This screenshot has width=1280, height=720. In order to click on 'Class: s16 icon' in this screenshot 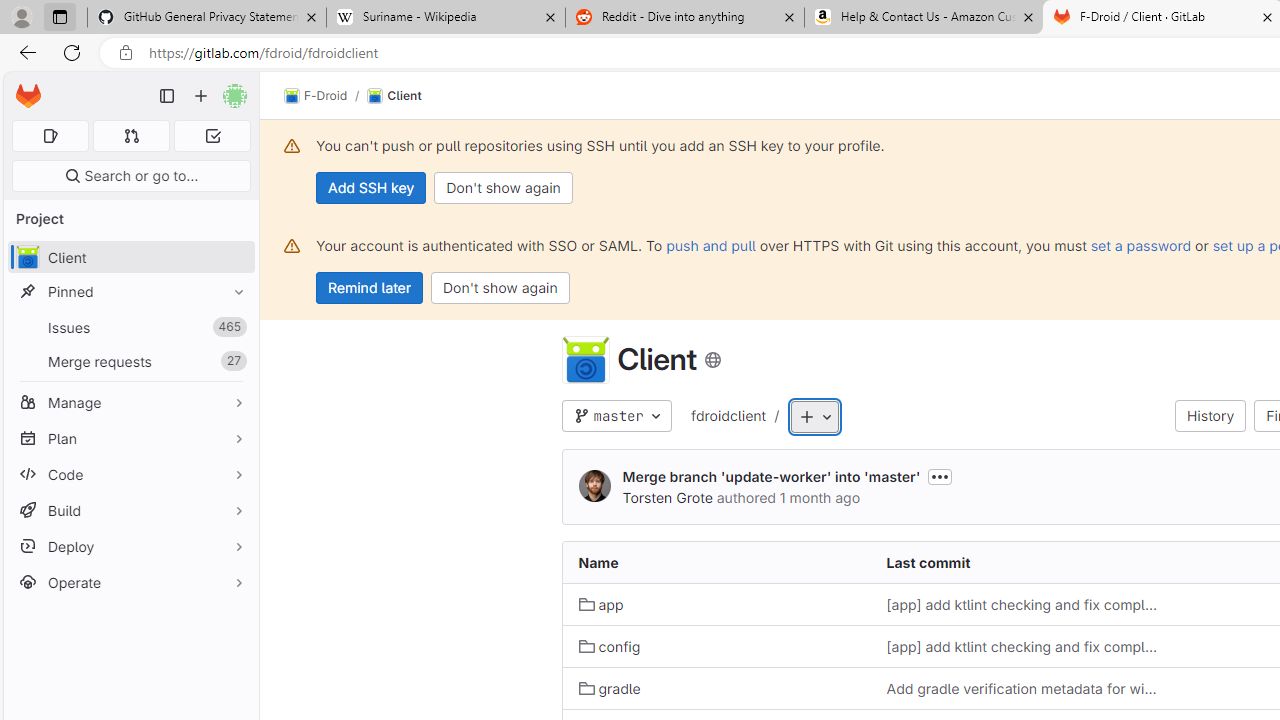, I will do `click(712, 360)`.